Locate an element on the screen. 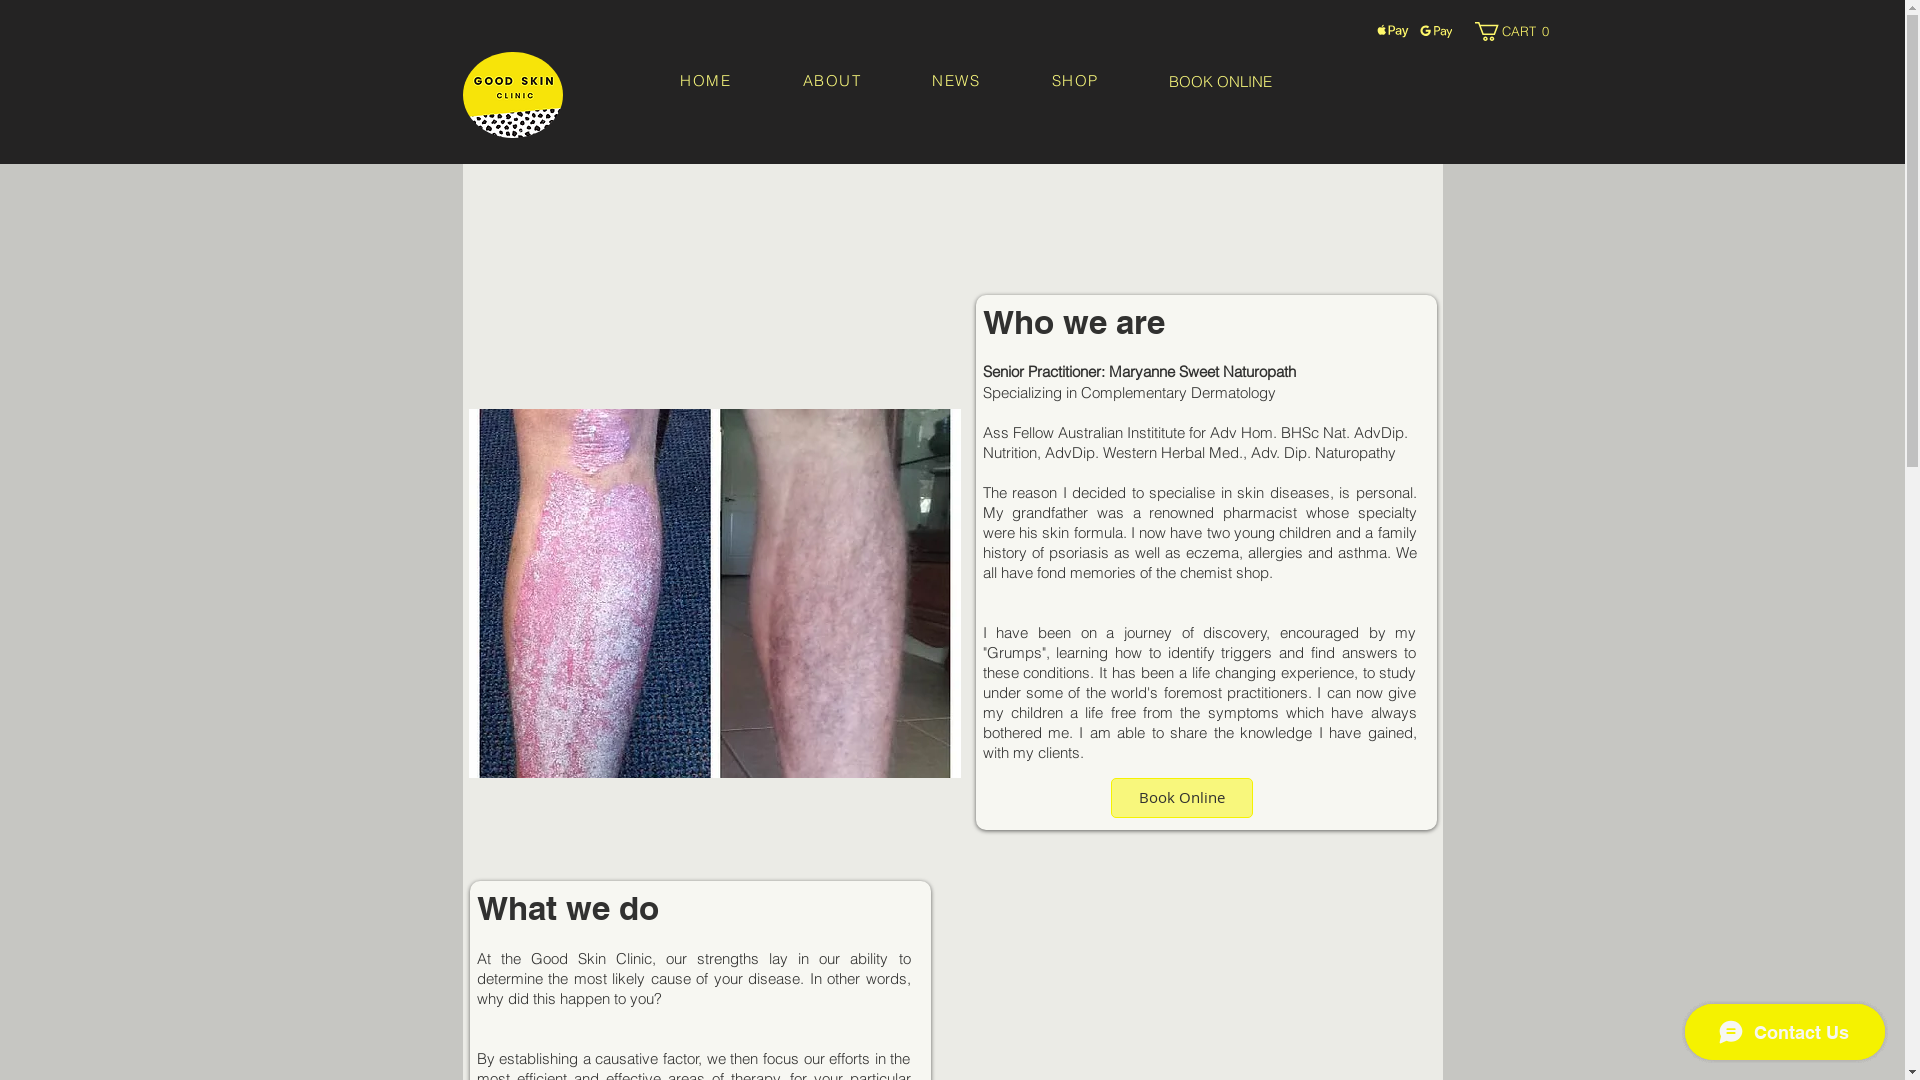 The height and width of the screenshot is (1080, 1920). 'Apple Pay Logo' is located at coordinates (1395, 38).